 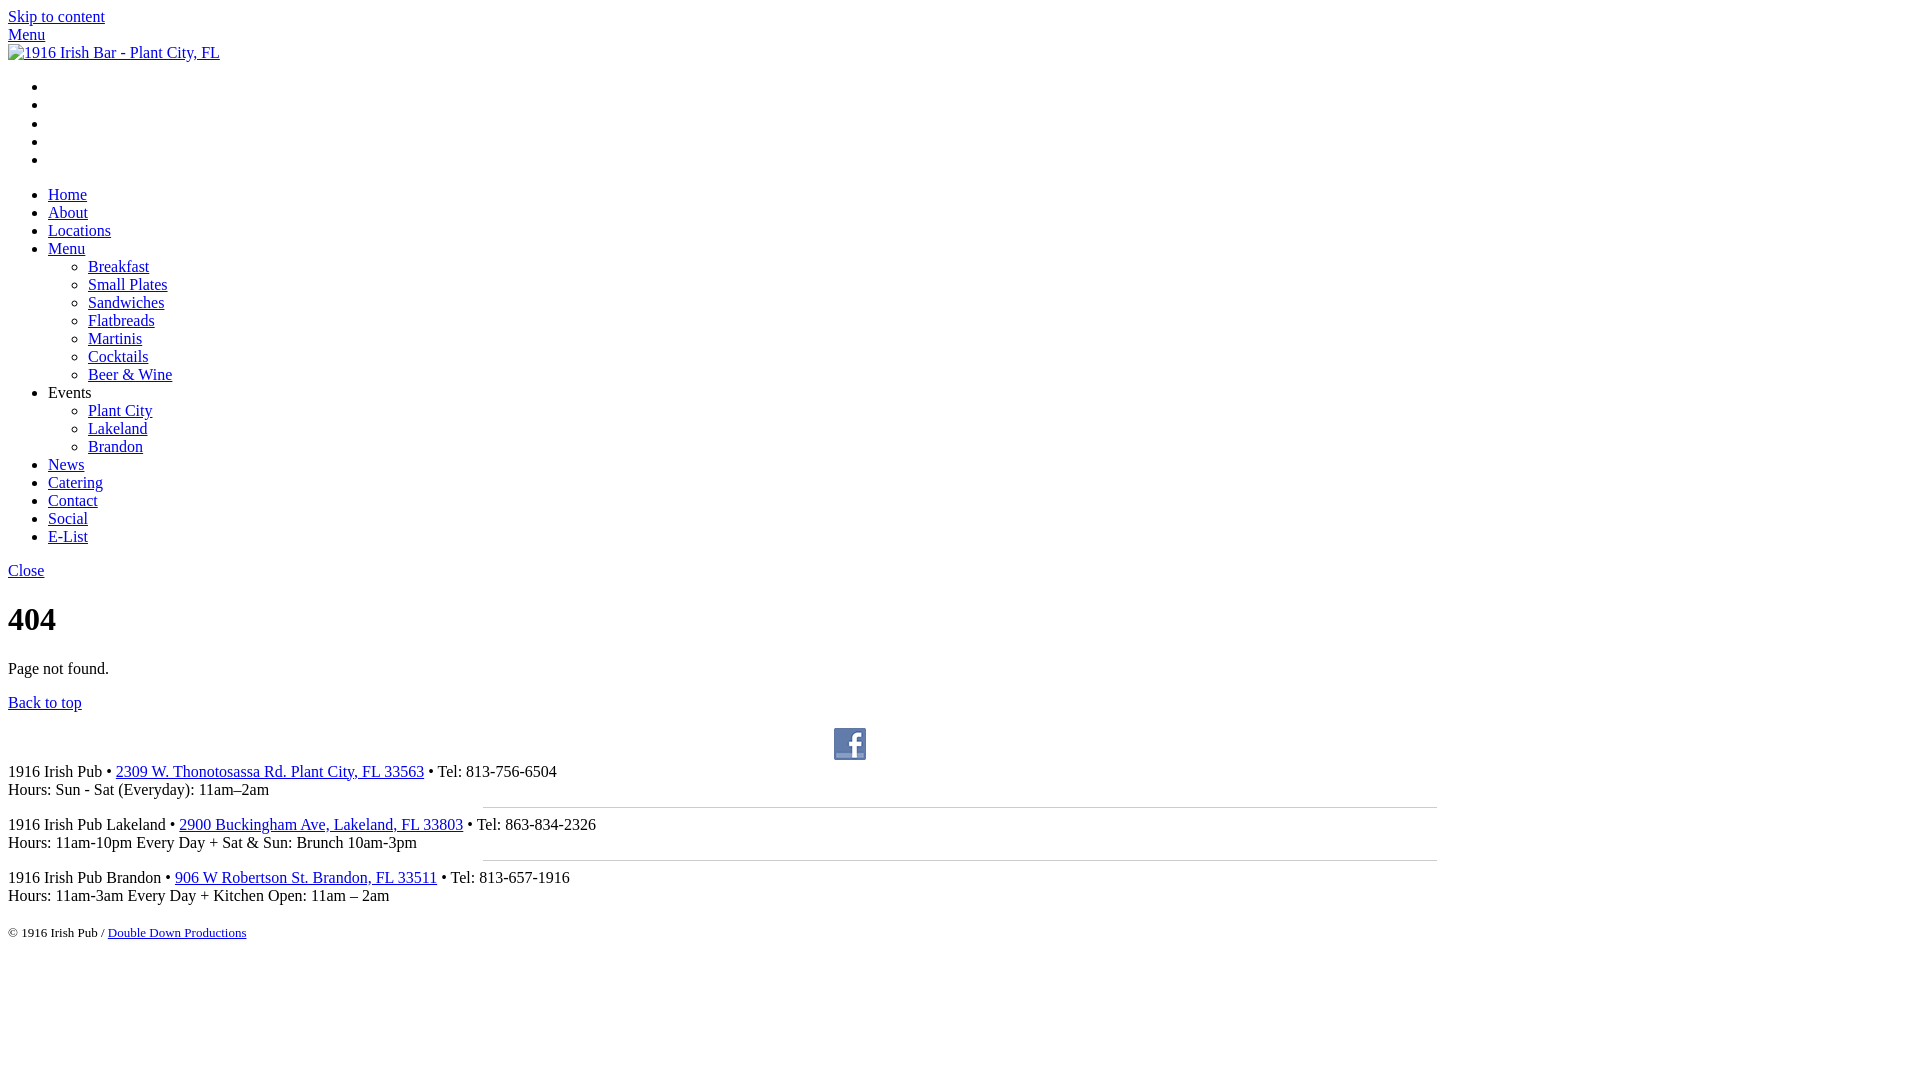 What do you see at coordinates (117, 427) in the screenshot?
I see `'Lakeland'` at bounding box center [117, 427].